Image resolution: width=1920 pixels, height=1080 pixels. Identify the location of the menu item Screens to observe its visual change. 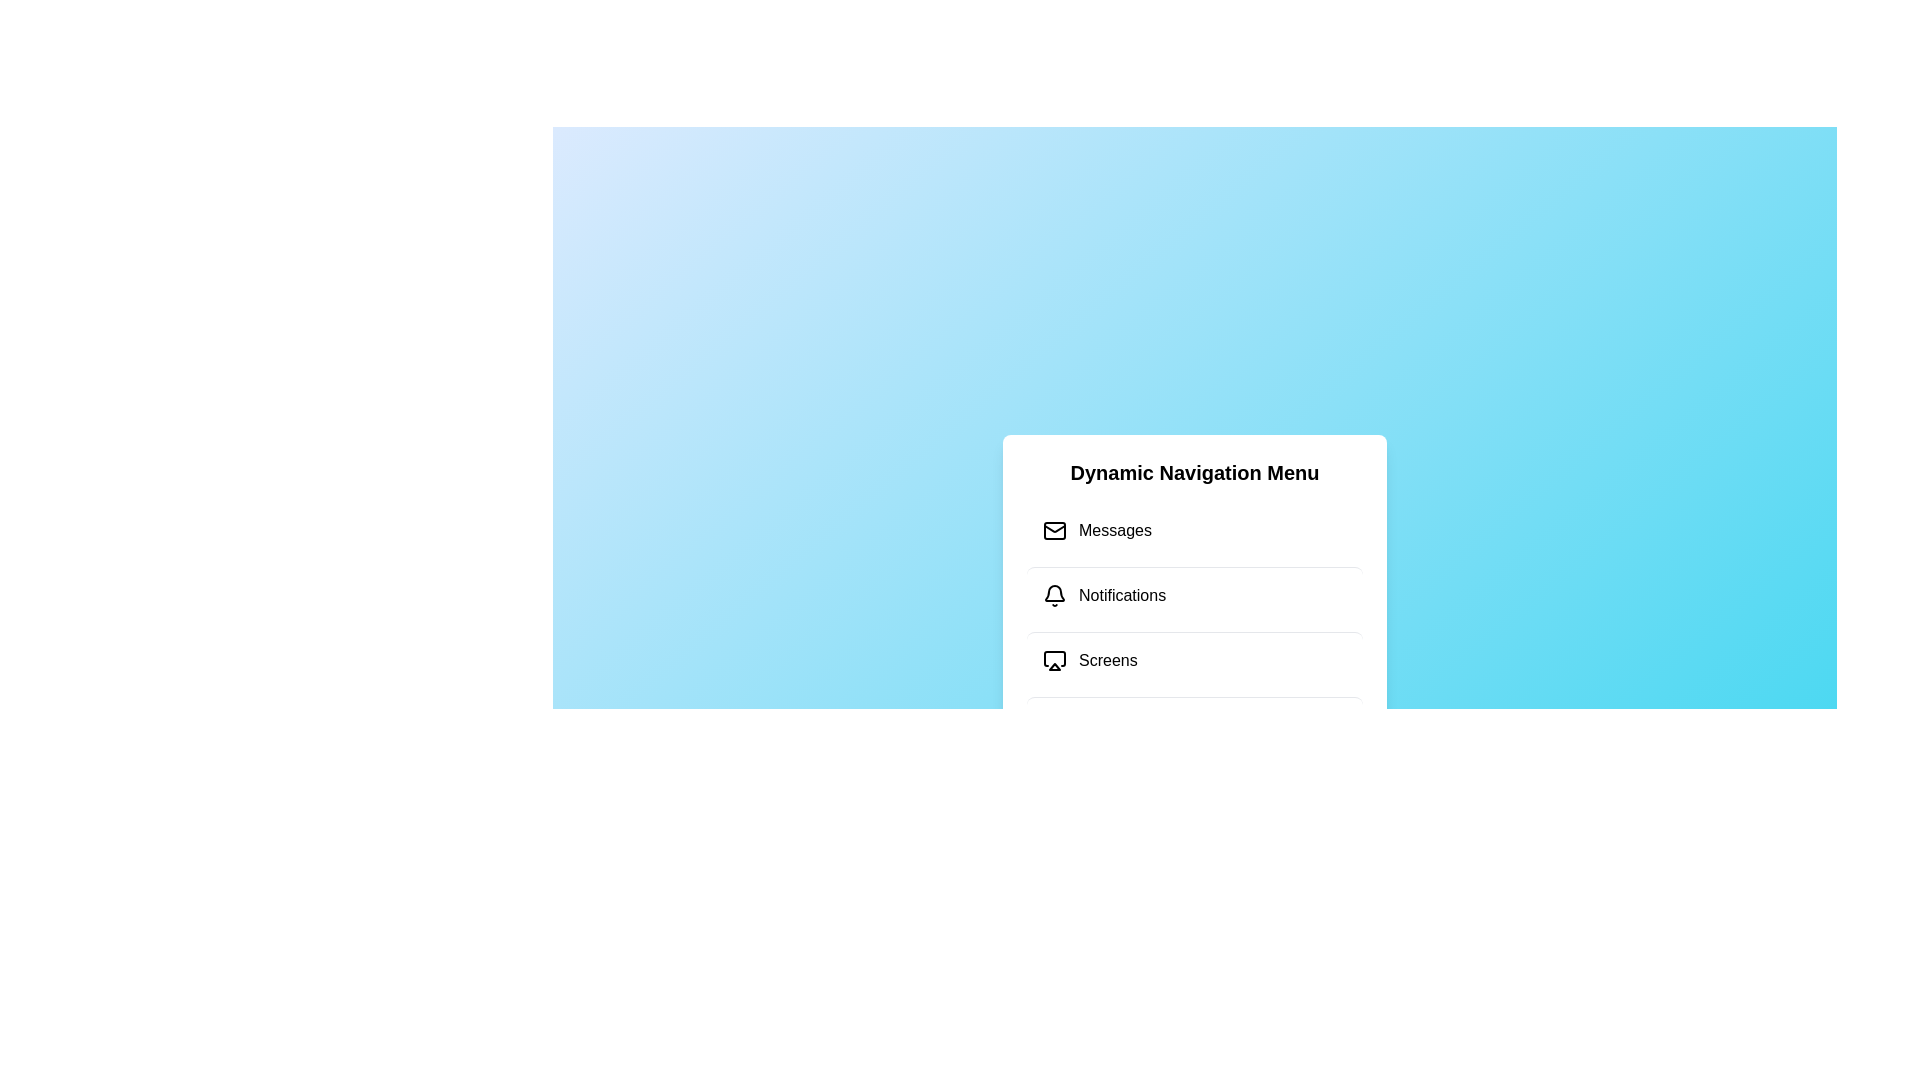
(1195, 659).